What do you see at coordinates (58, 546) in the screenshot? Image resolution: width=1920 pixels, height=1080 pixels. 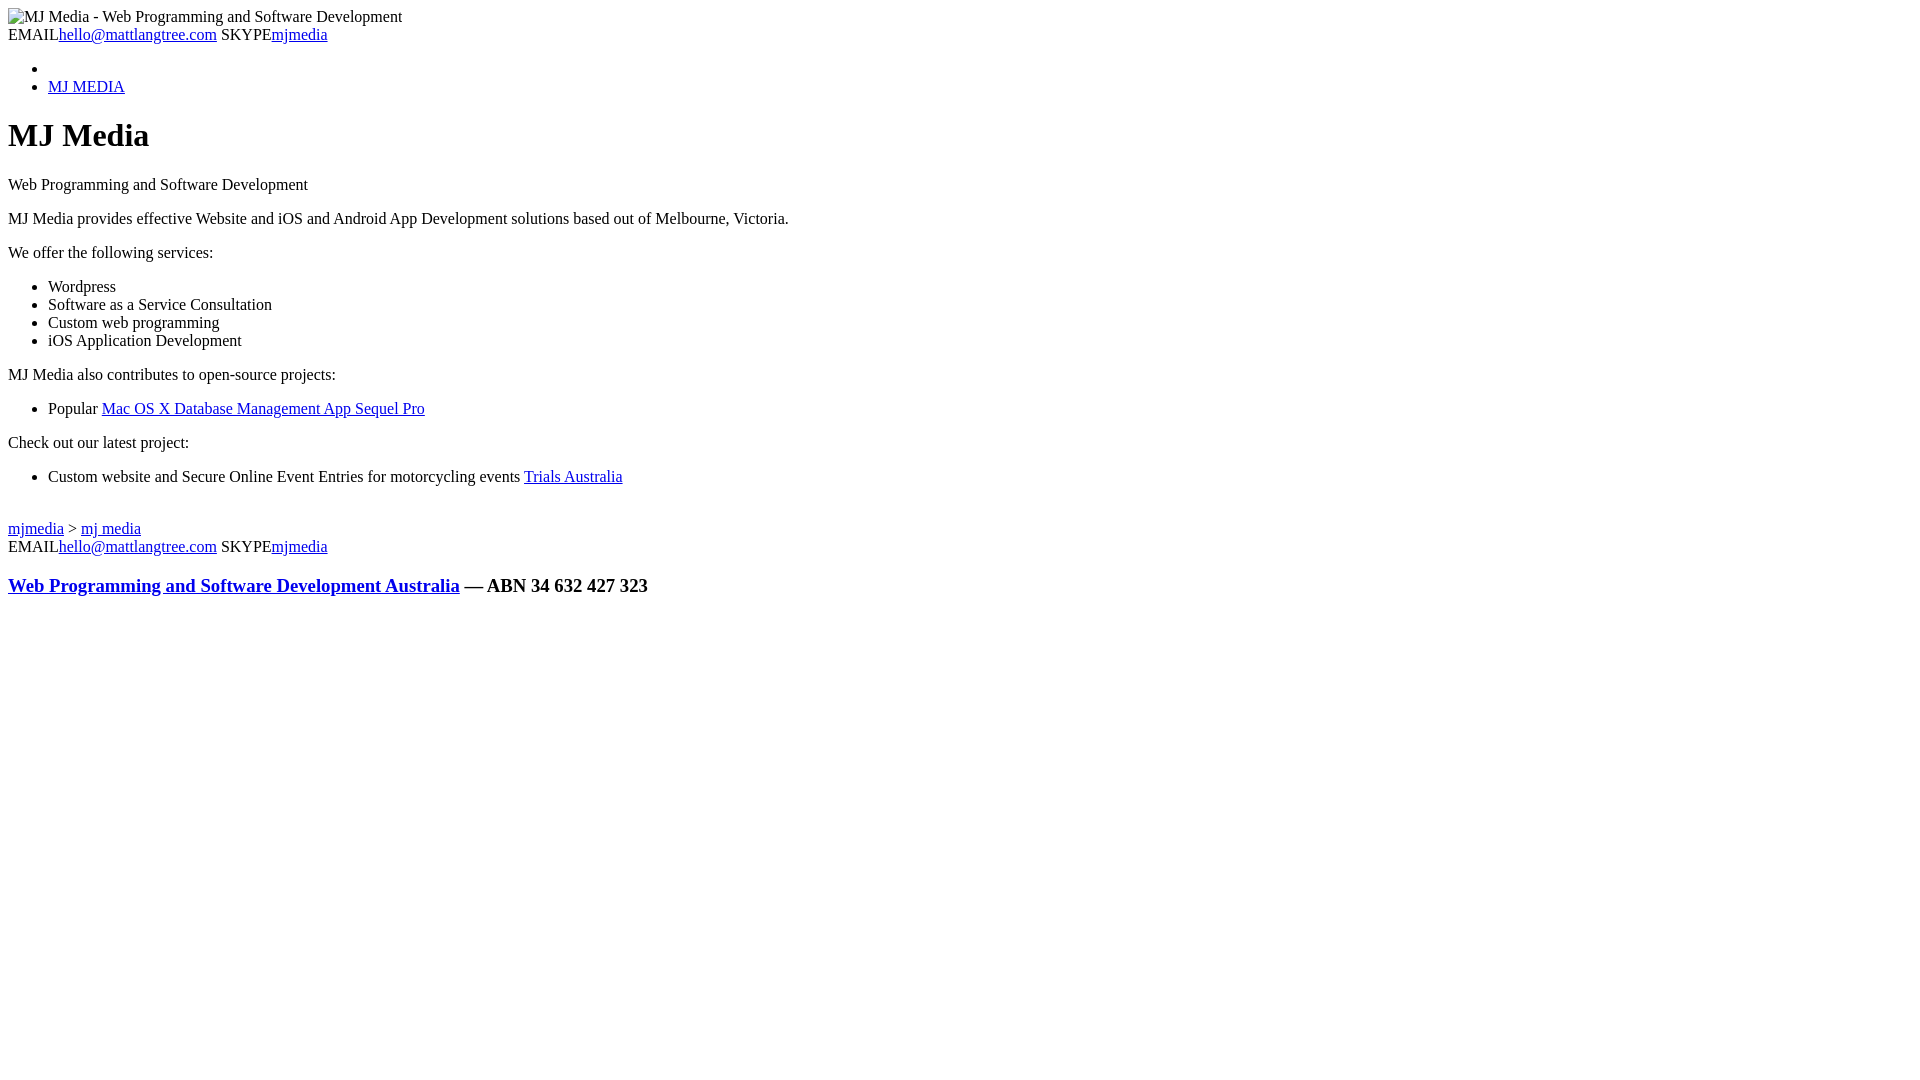 I see `'hello@mattlangtree.com'` at bounding box center [58, 546].